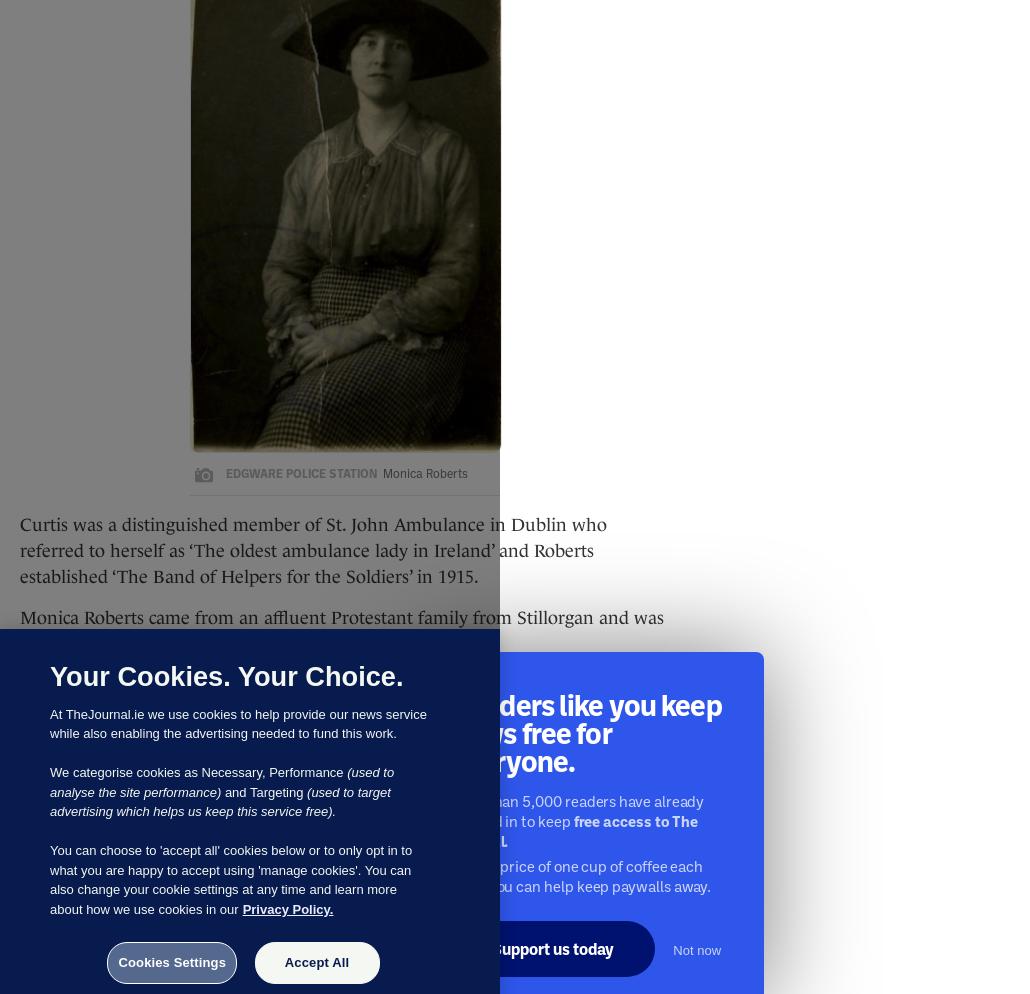 The image size is (1030, 994). I want to click on 'free access to The Journal.', so click(574, 829).